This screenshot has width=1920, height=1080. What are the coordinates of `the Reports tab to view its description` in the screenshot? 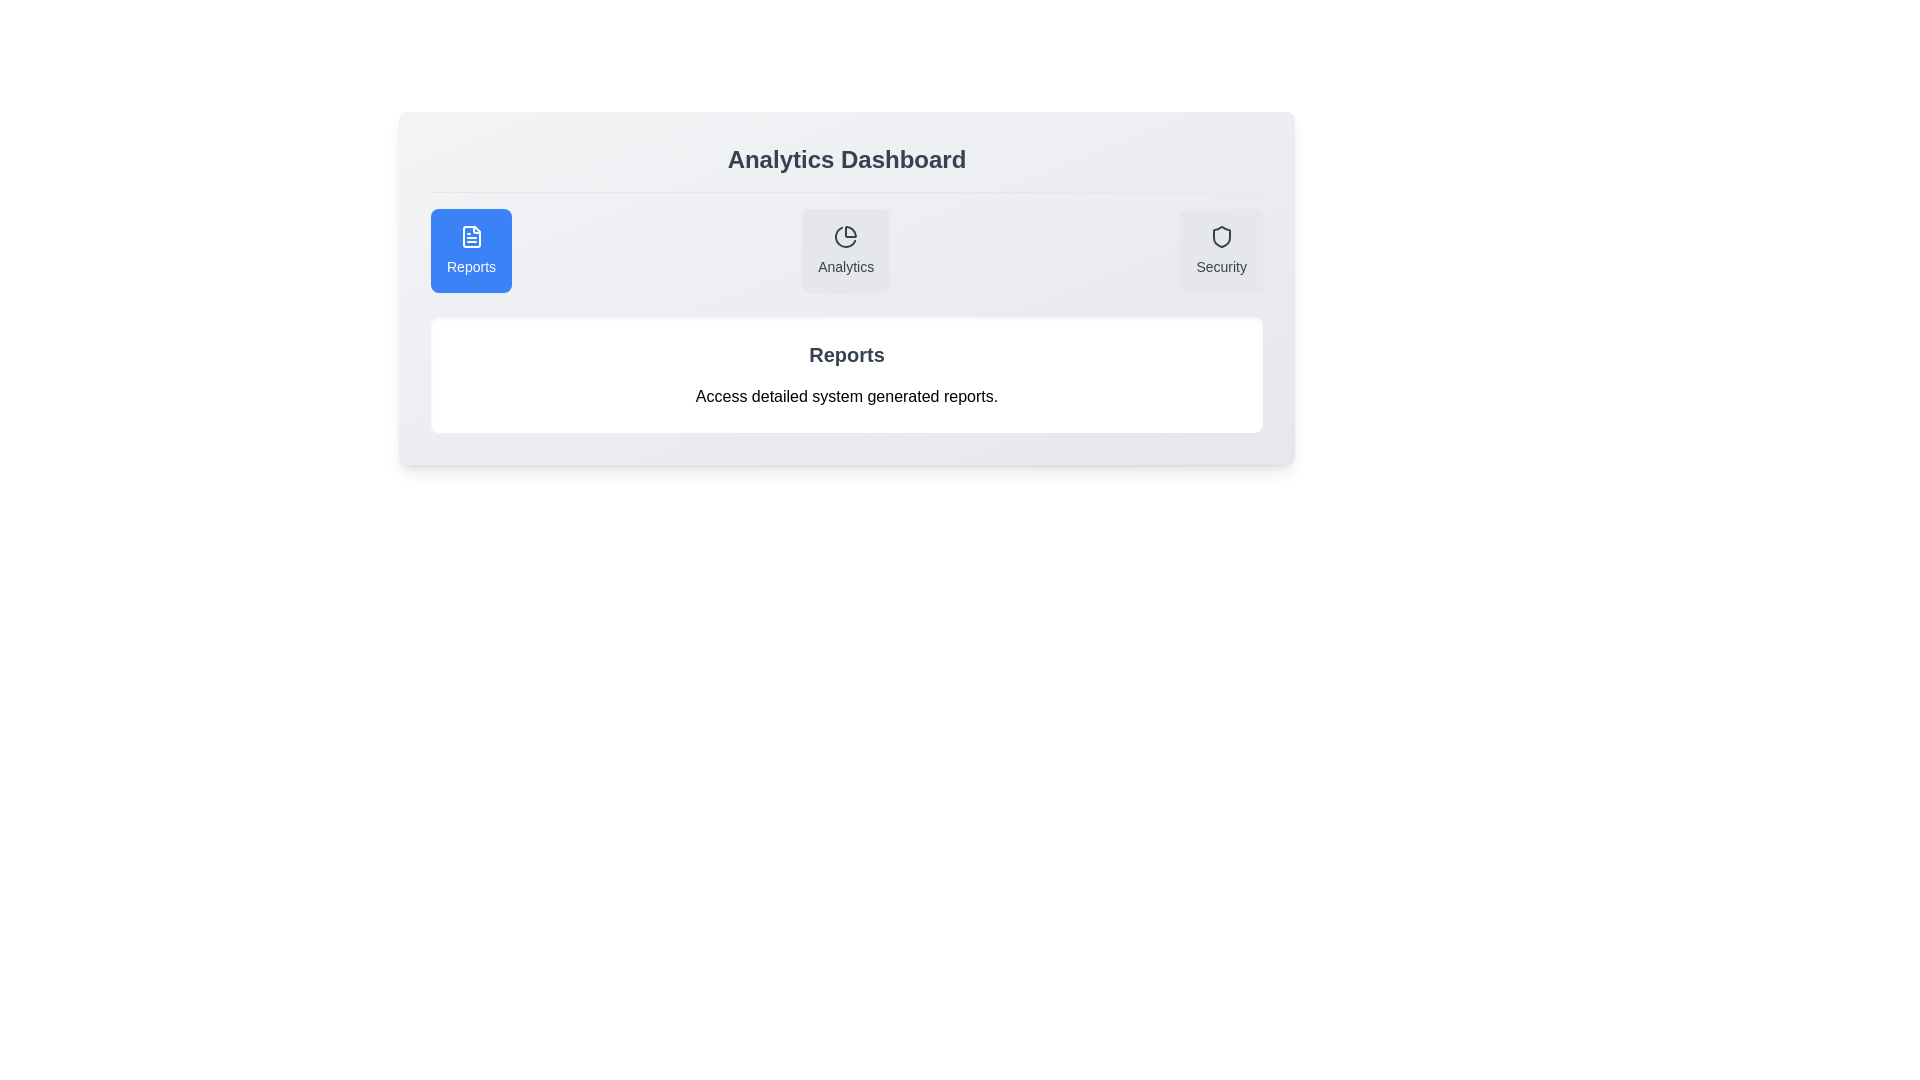 It's located at (470, 249).